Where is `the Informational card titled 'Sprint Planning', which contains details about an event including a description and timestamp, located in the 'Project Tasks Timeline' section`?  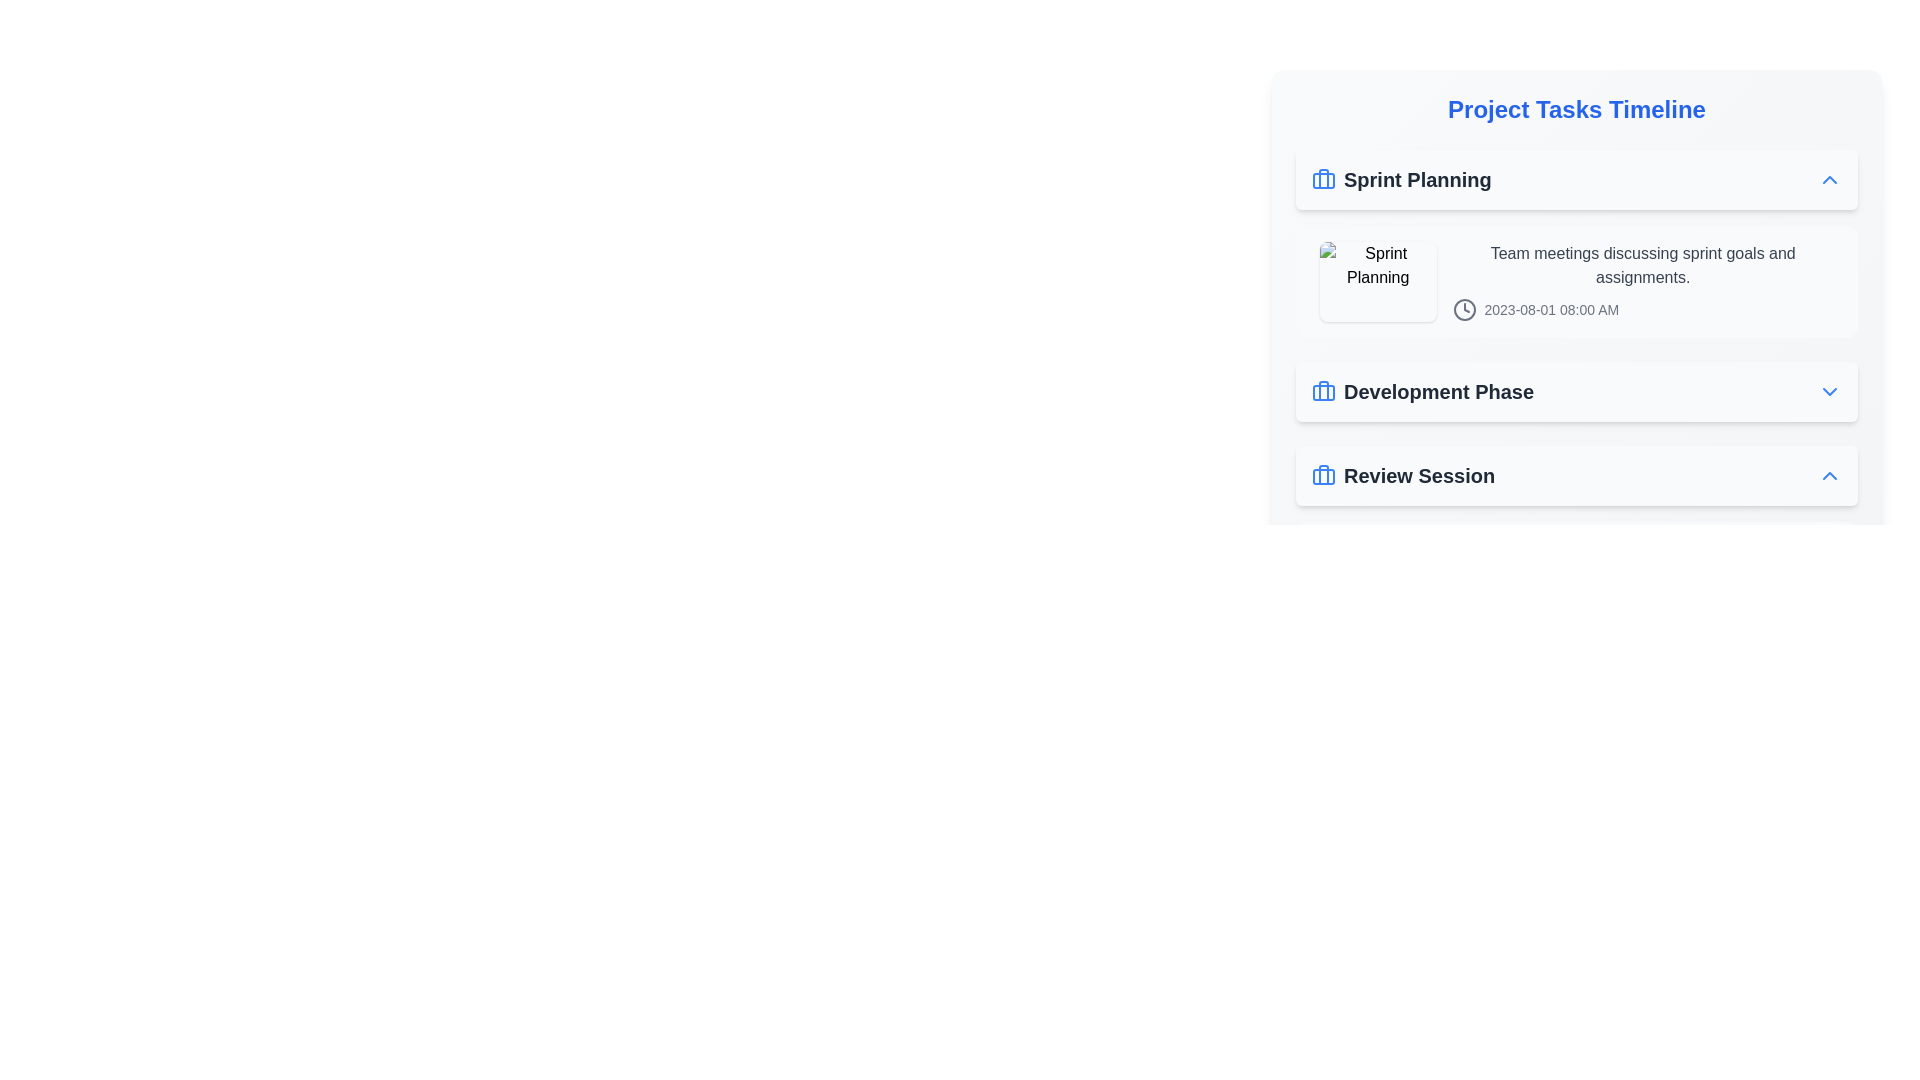 the Informational card titled 'Sprint Planning', which contains details about an event including a description and timestamp, located in the 'Project Tasks Timeline' section is located at coordinates (1576, 281).